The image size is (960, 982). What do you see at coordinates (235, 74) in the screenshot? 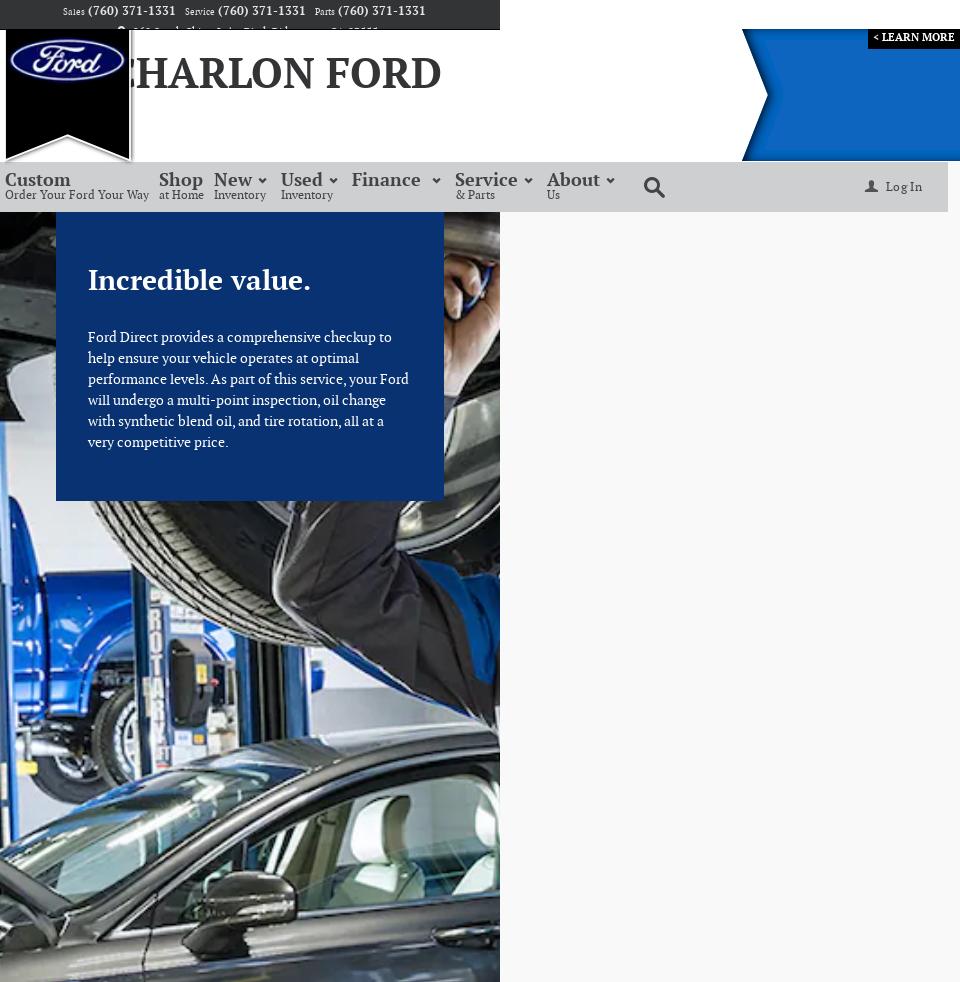
I see `'Jim Charlon Ford'` at bounding box center [235, 74].